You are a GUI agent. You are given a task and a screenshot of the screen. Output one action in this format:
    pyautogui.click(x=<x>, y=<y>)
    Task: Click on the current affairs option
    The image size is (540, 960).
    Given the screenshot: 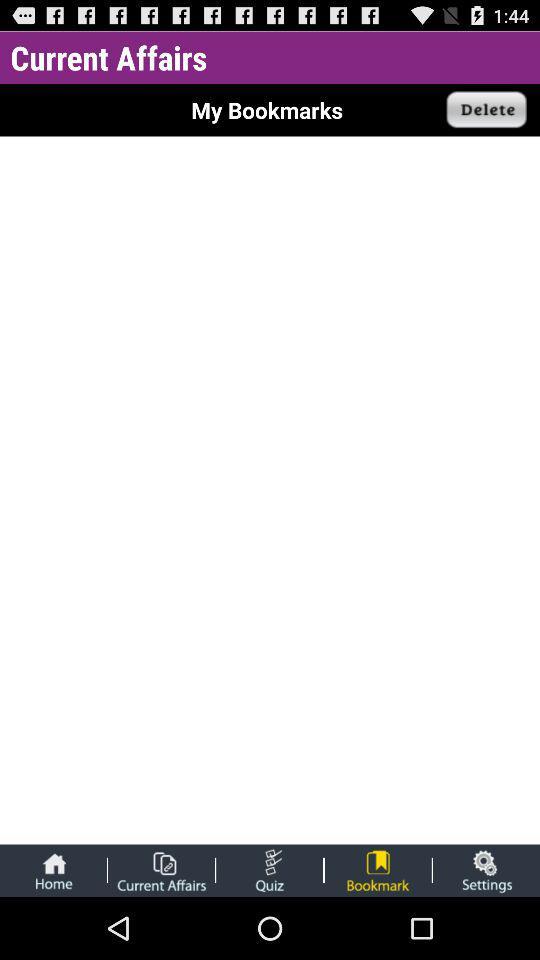 What is the action you would take?
    pyautogui.click(x=160, y=869)
    